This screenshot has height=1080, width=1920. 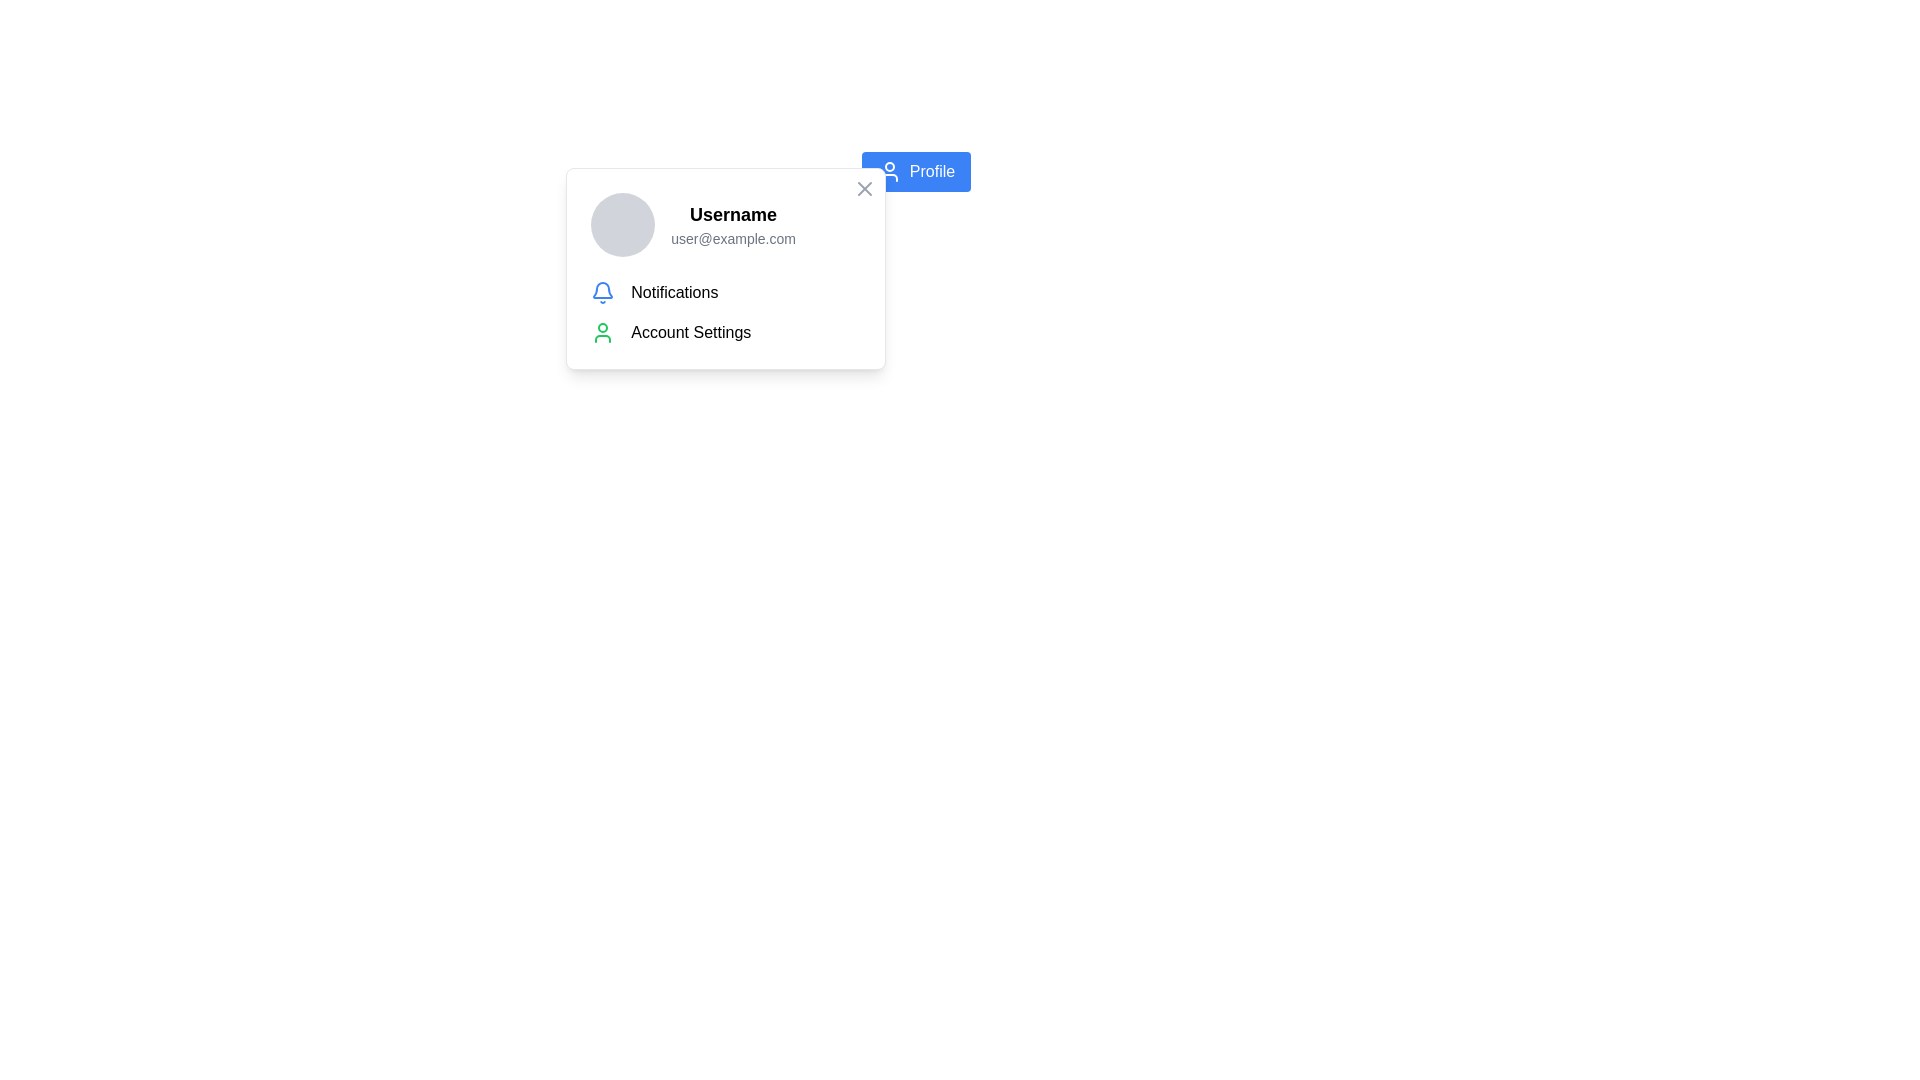 I want to click on the user silhouette icon located on the blue 'Profile' button near the top-right corner of the interface, so click(x=888, y=171).